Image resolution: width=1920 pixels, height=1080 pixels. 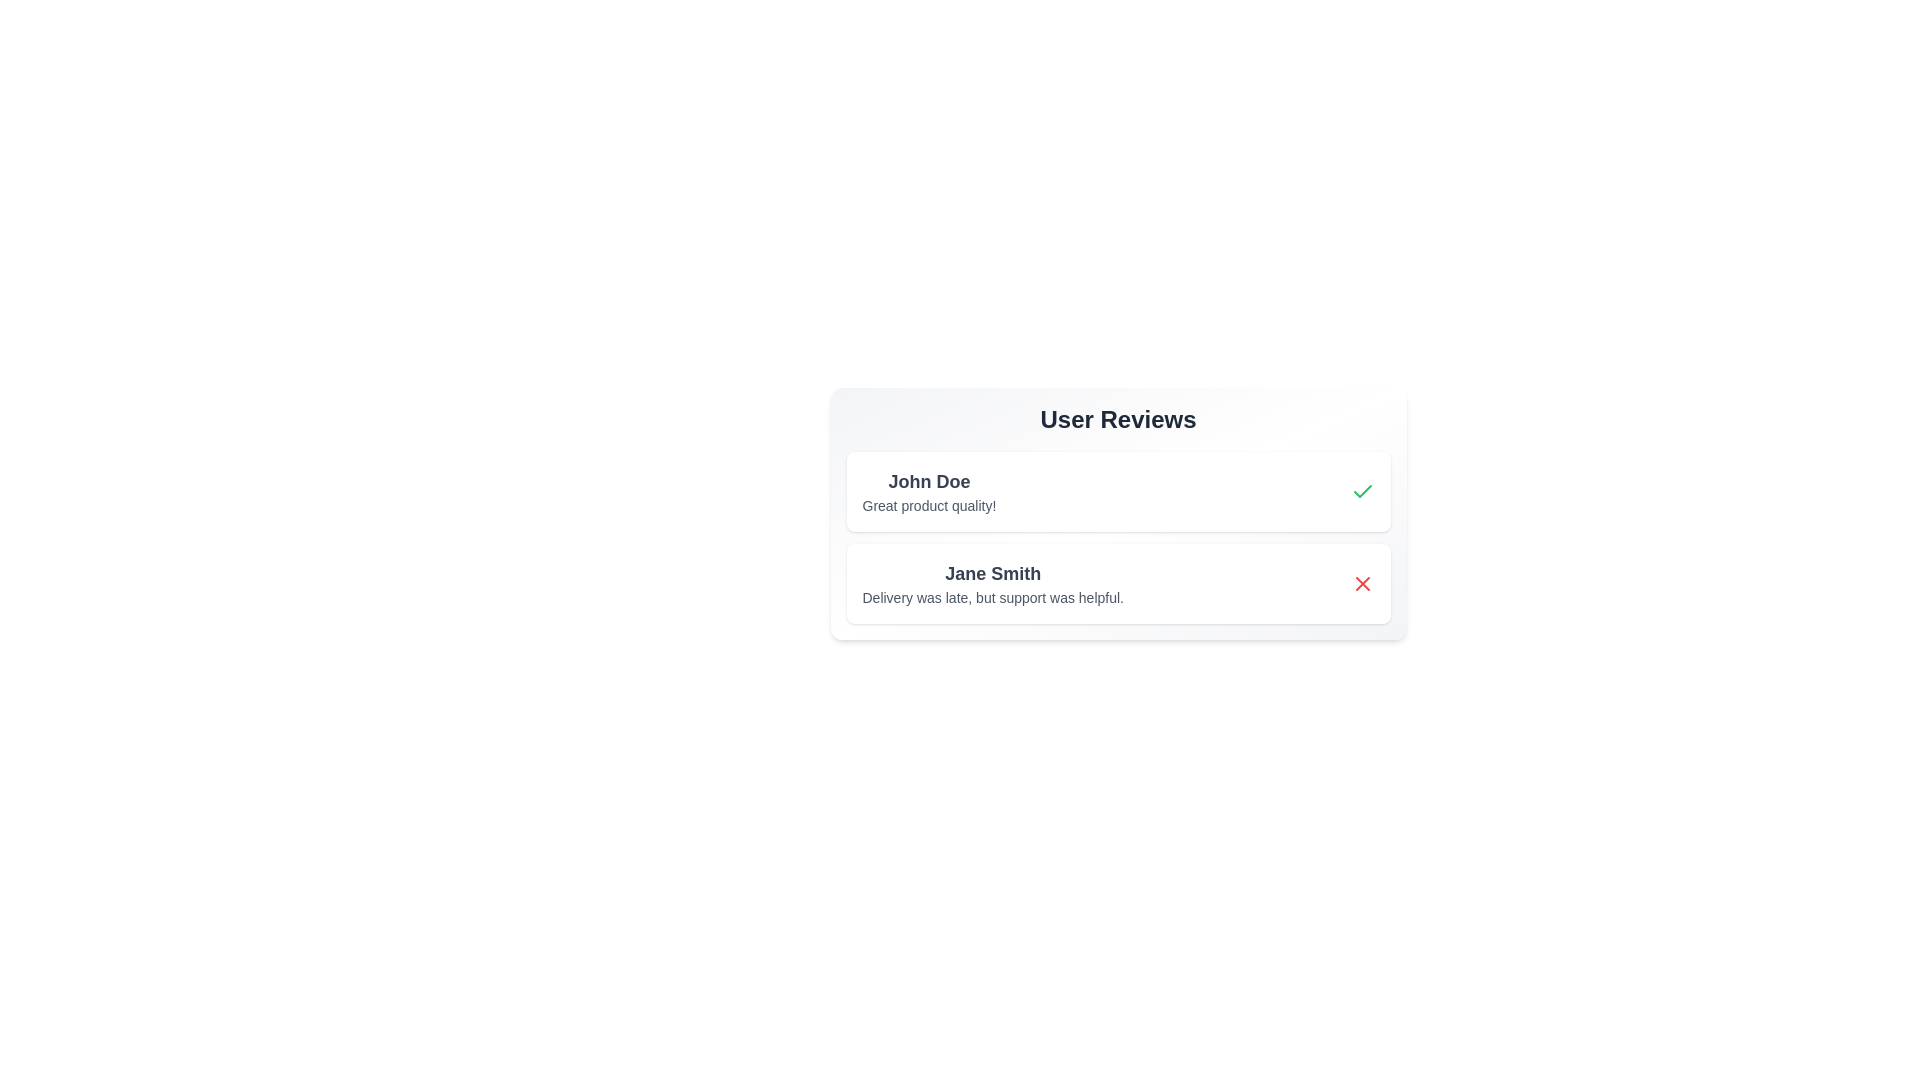 What do you see at coordinates (1361, 491) in the screenshot?
I see `the green checkmark icon representing a successful state in the first row of the user reviews section associated with John Doe` at bounding box center [1361, 491].